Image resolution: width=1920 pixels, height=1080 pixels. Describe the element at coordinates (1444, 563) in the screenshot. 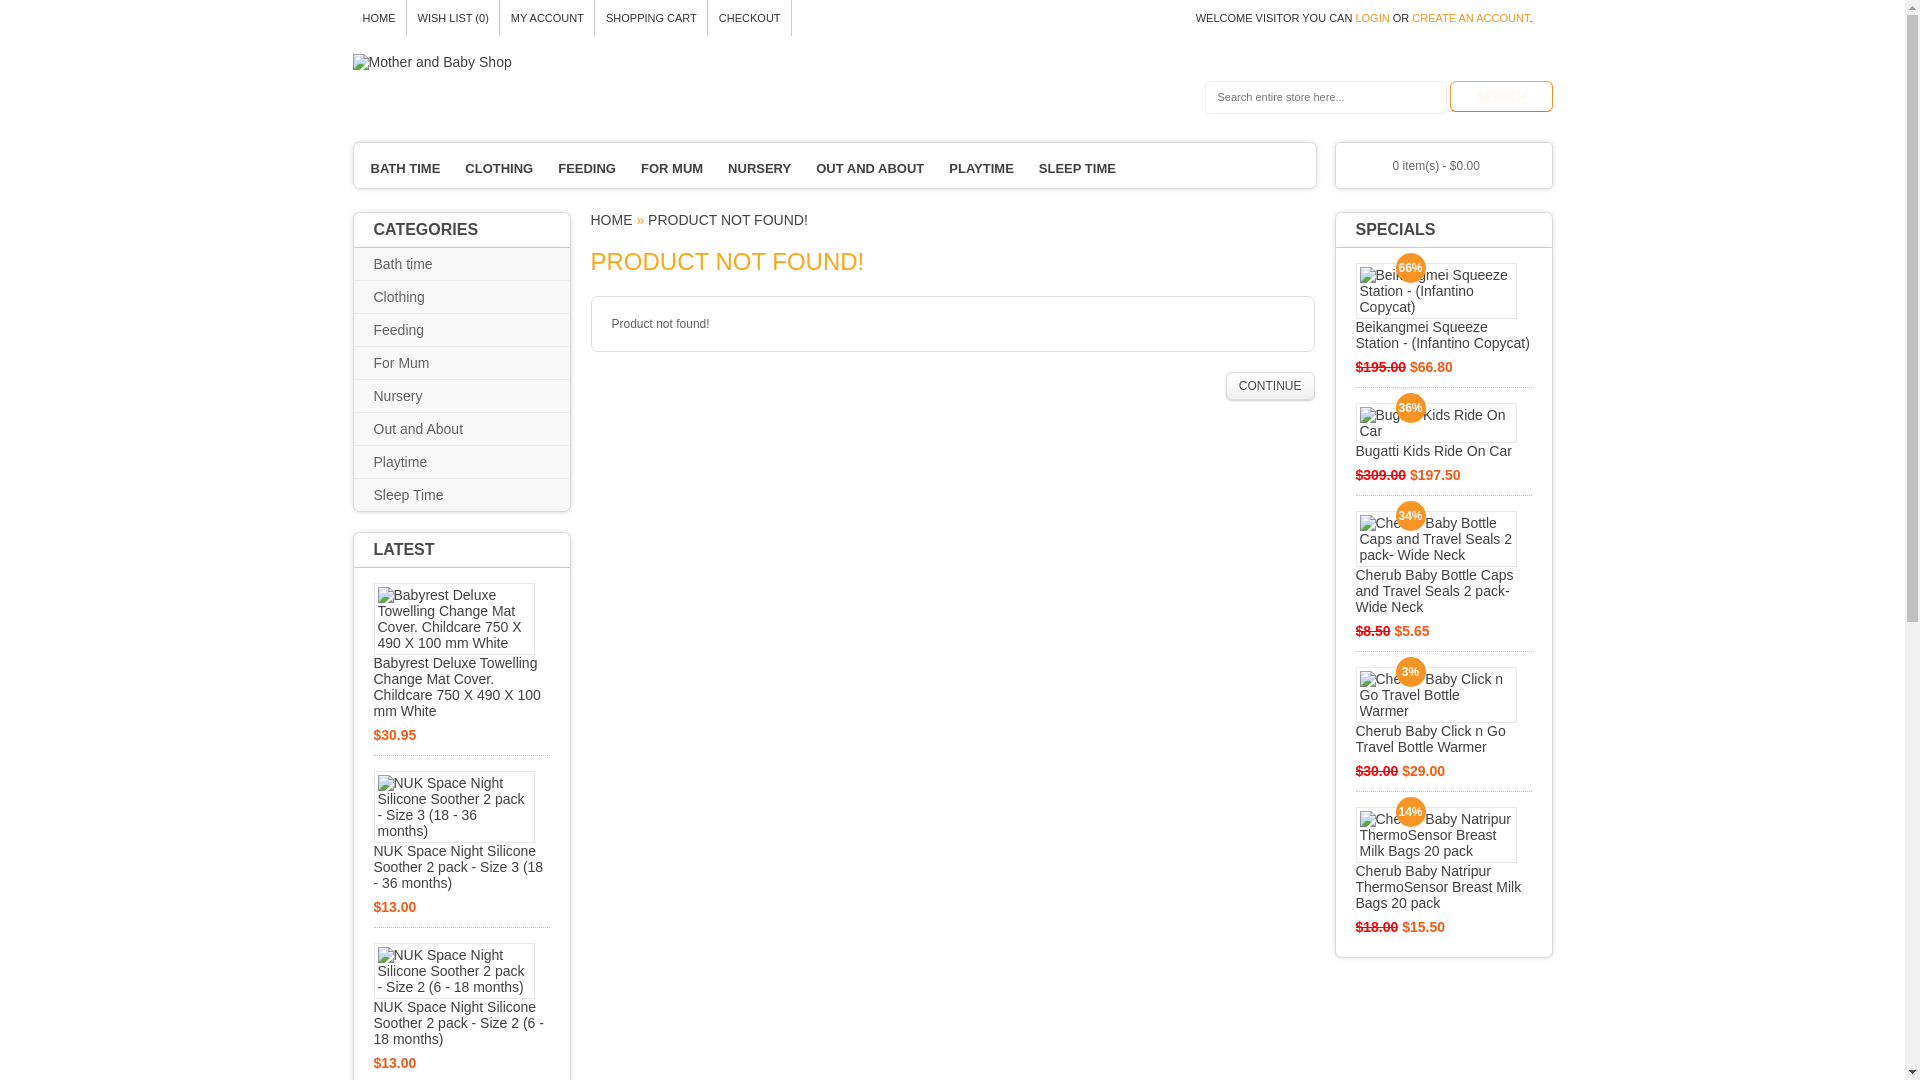

I see `'Cherub Baby Bottle Caps and Travel Seals 2 pack- Wide Neck'` at that location.